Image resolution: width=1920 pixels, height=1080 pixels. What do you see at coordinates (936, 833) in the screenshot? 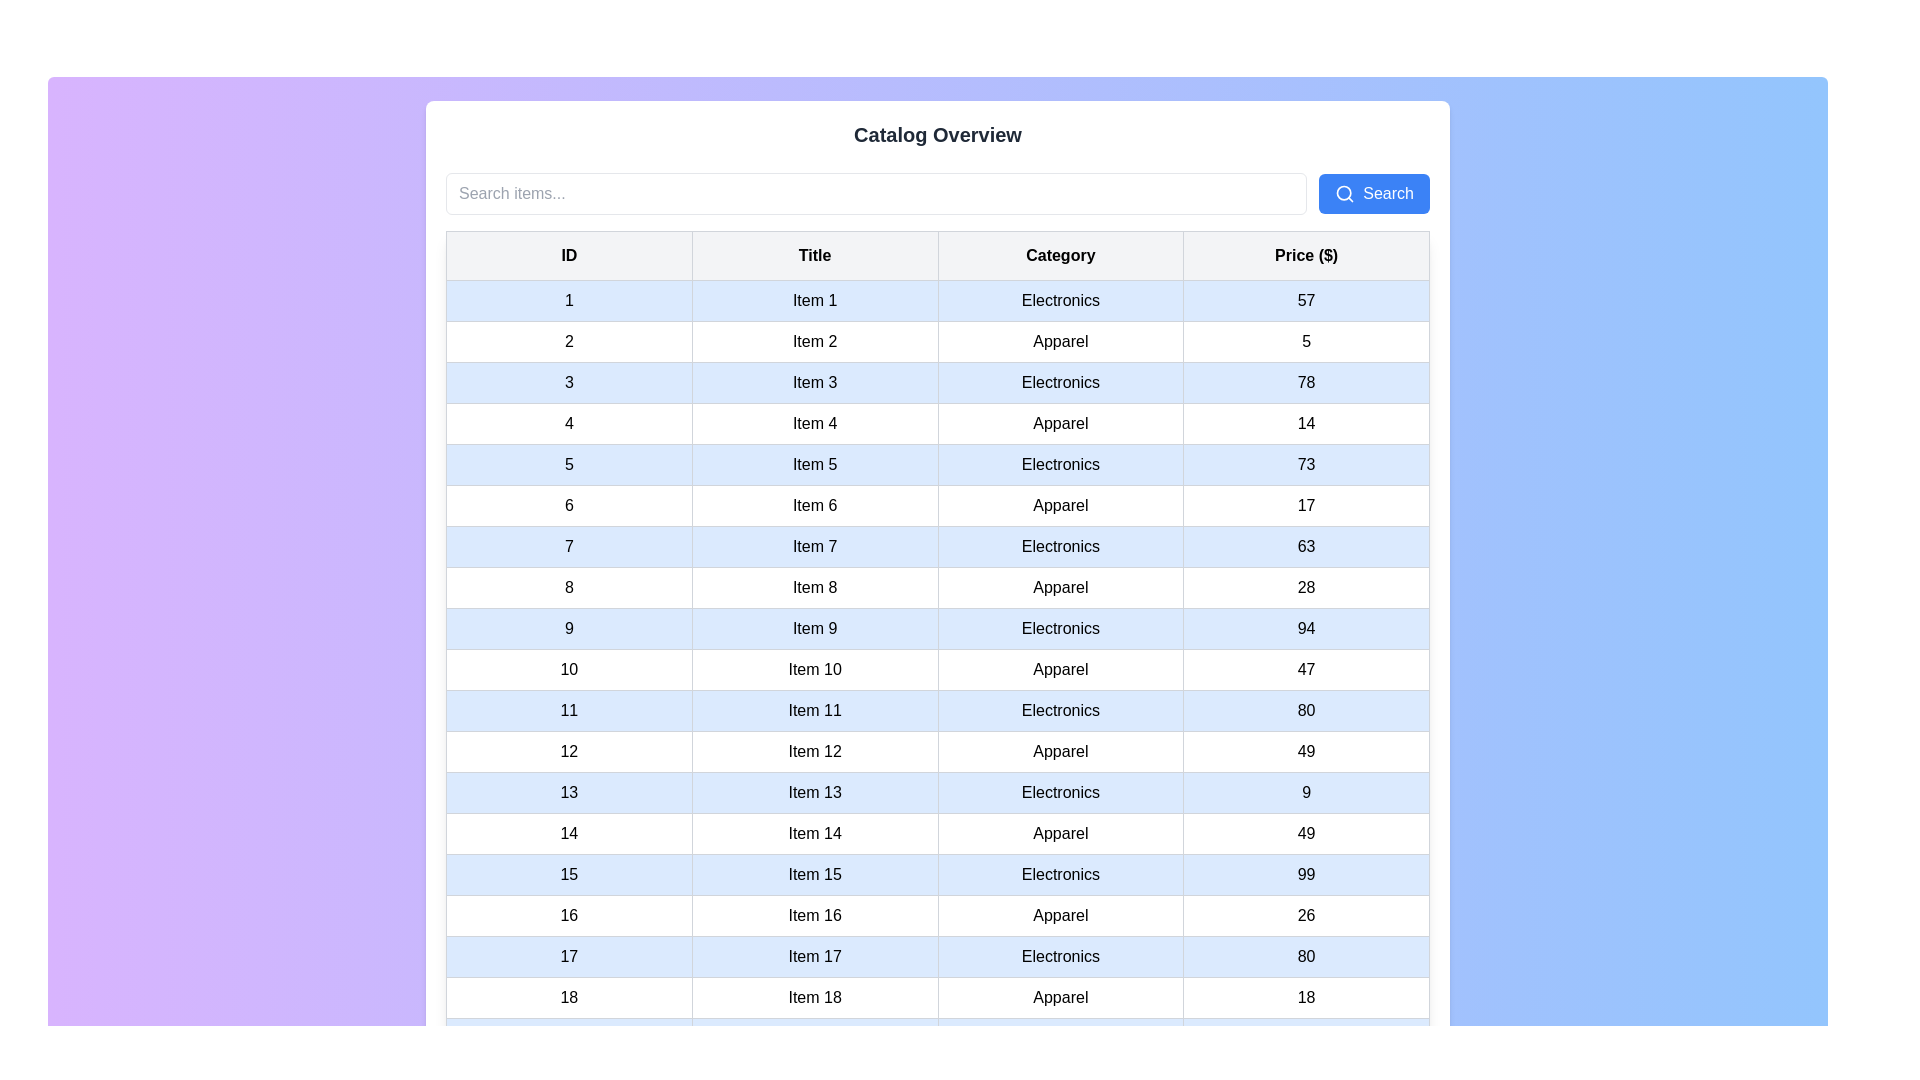
I see `the 14th row of the table that displays a specific record's details, including an ID, title, category, and price` at bounding box center [936, 833].